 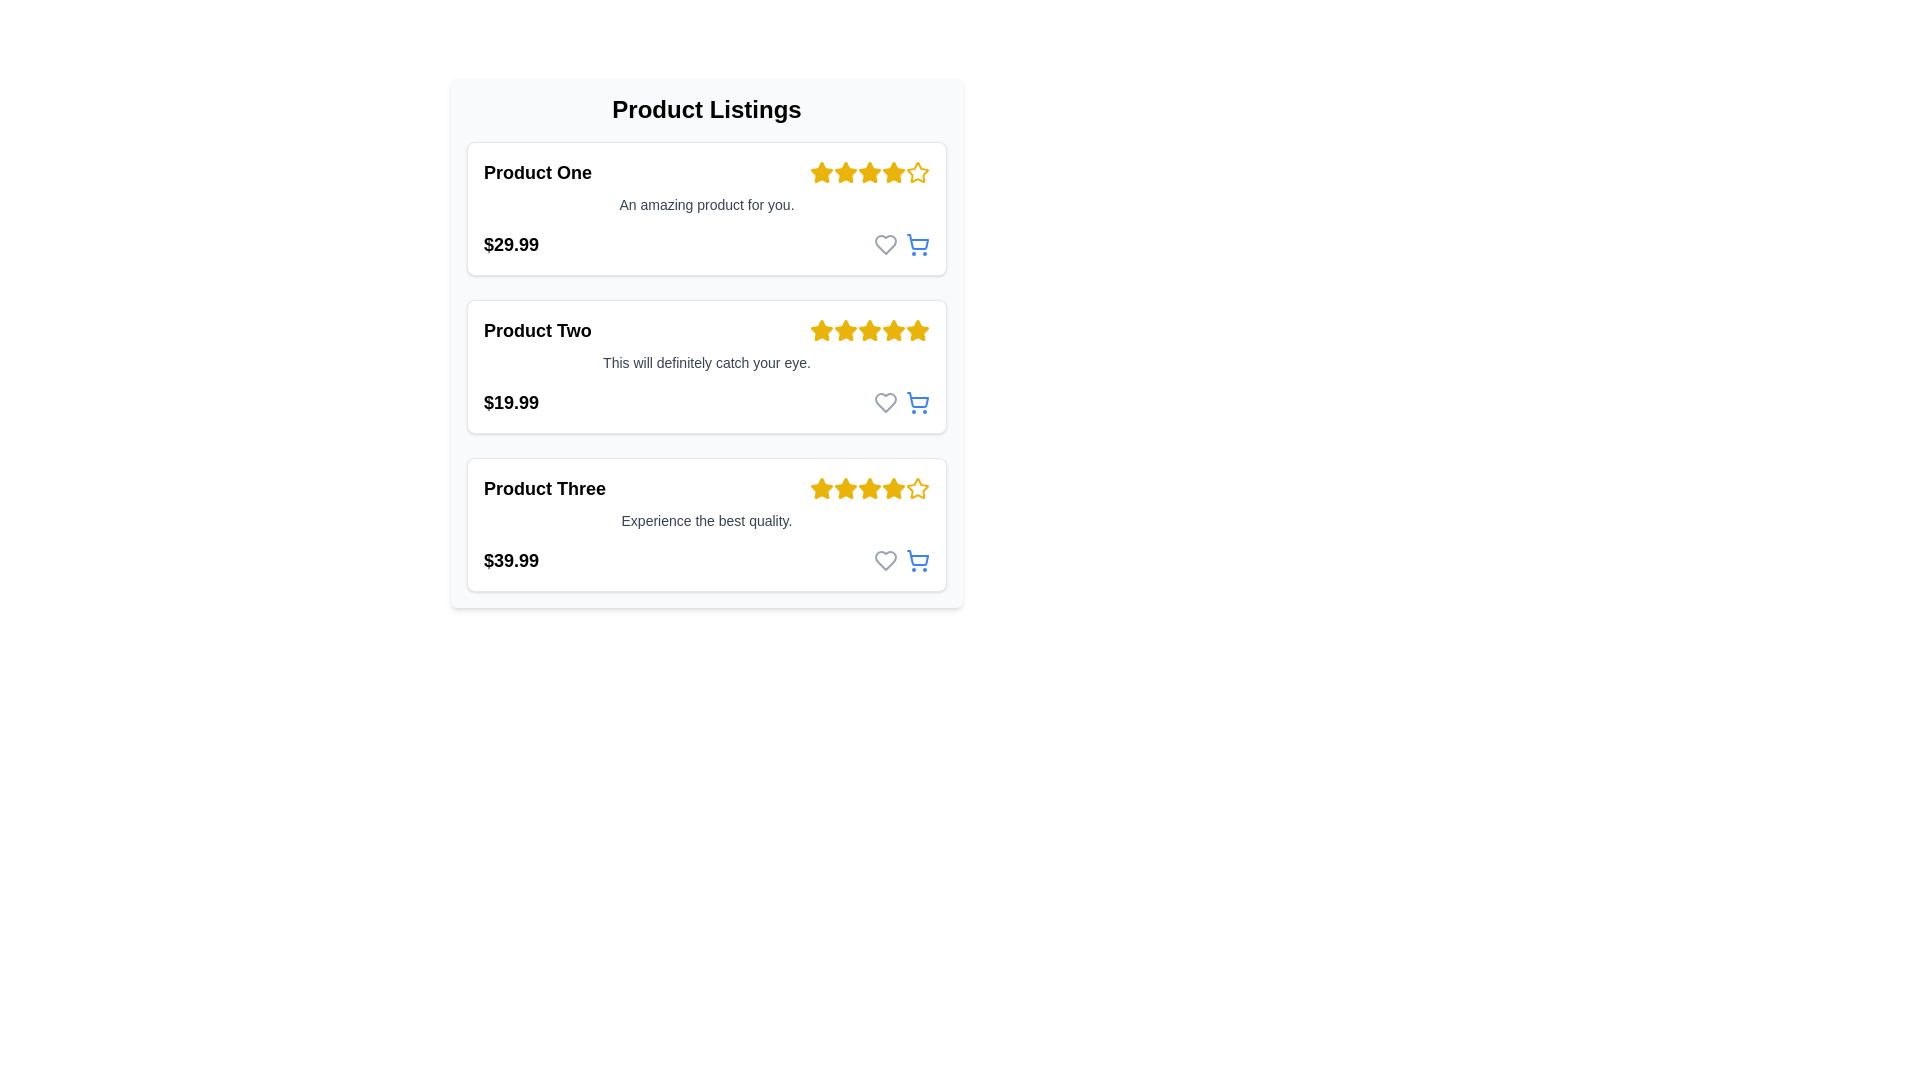 I want to click on the second star icon in the rating display for 'Product One', so click(x=845, y=172).